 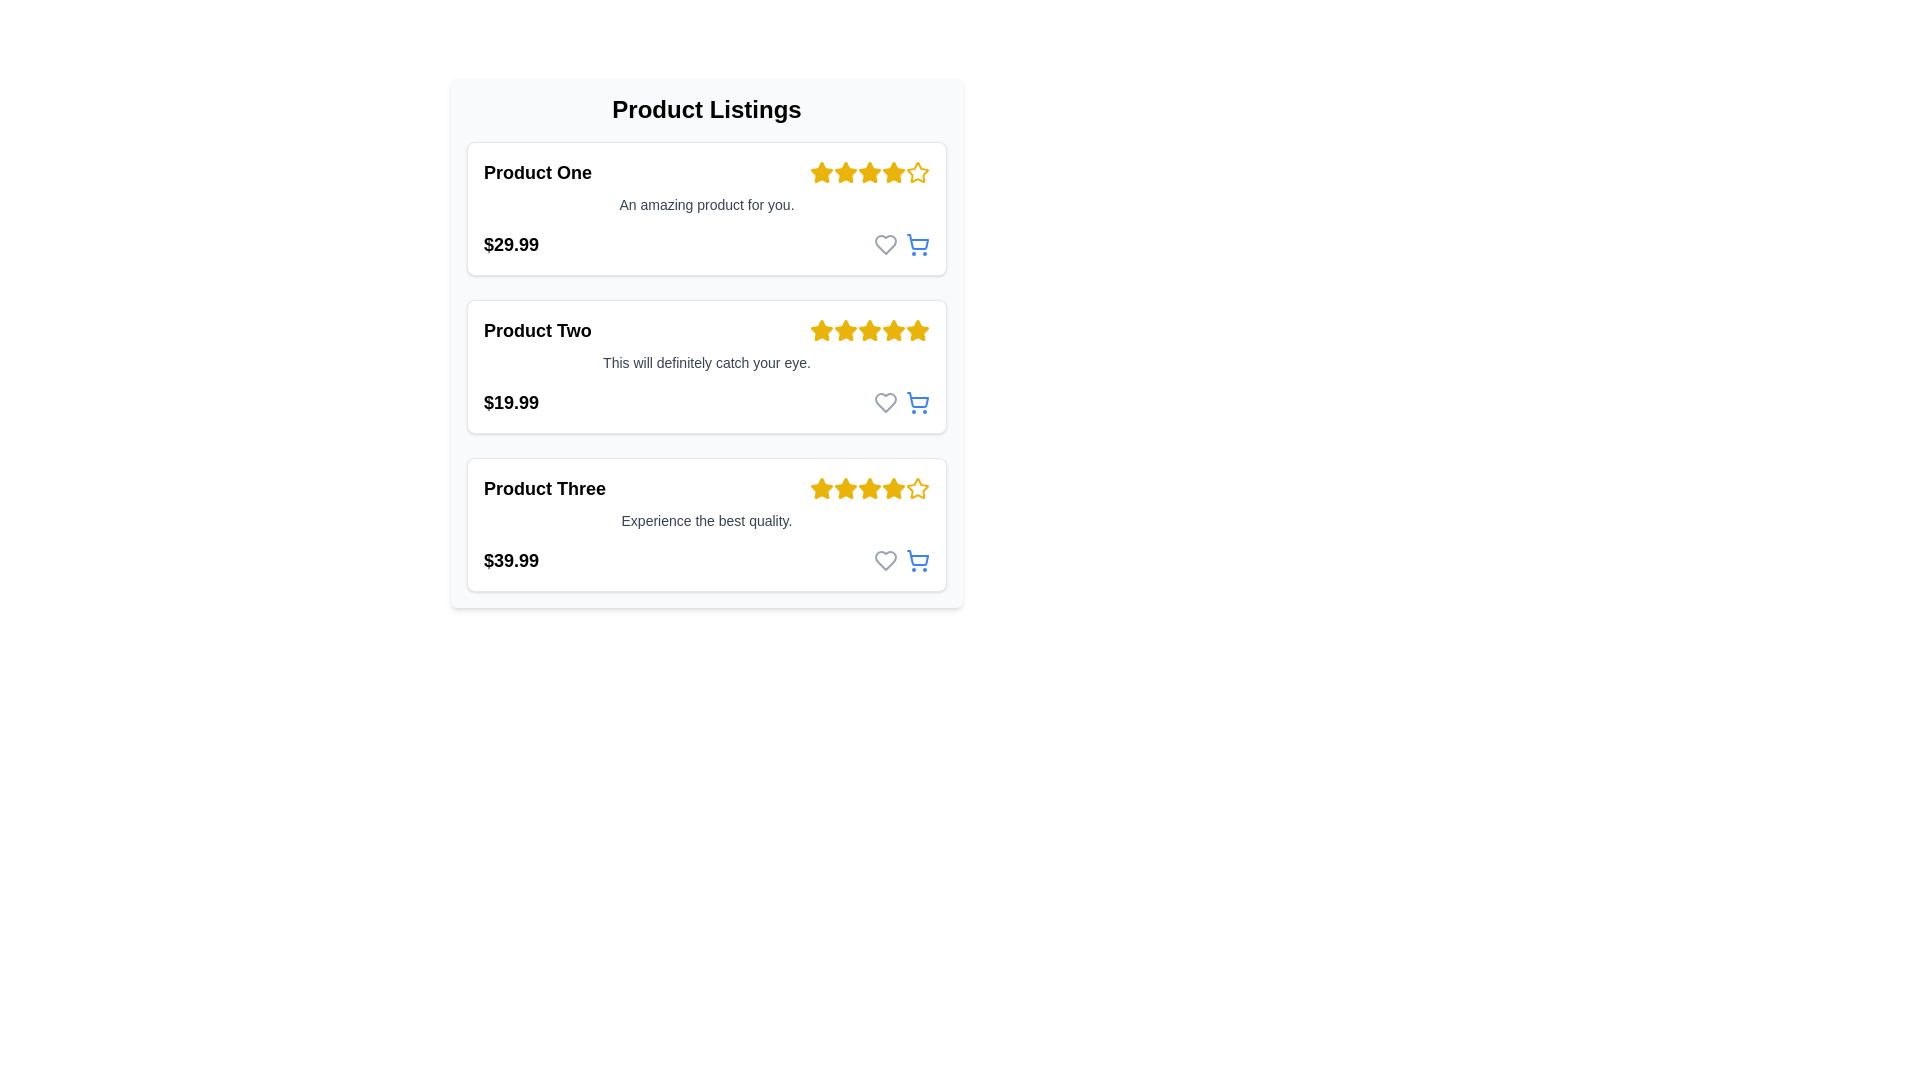 I want to click on the second star icon in the rating display for 'Product One', so click(x=845, y=172).